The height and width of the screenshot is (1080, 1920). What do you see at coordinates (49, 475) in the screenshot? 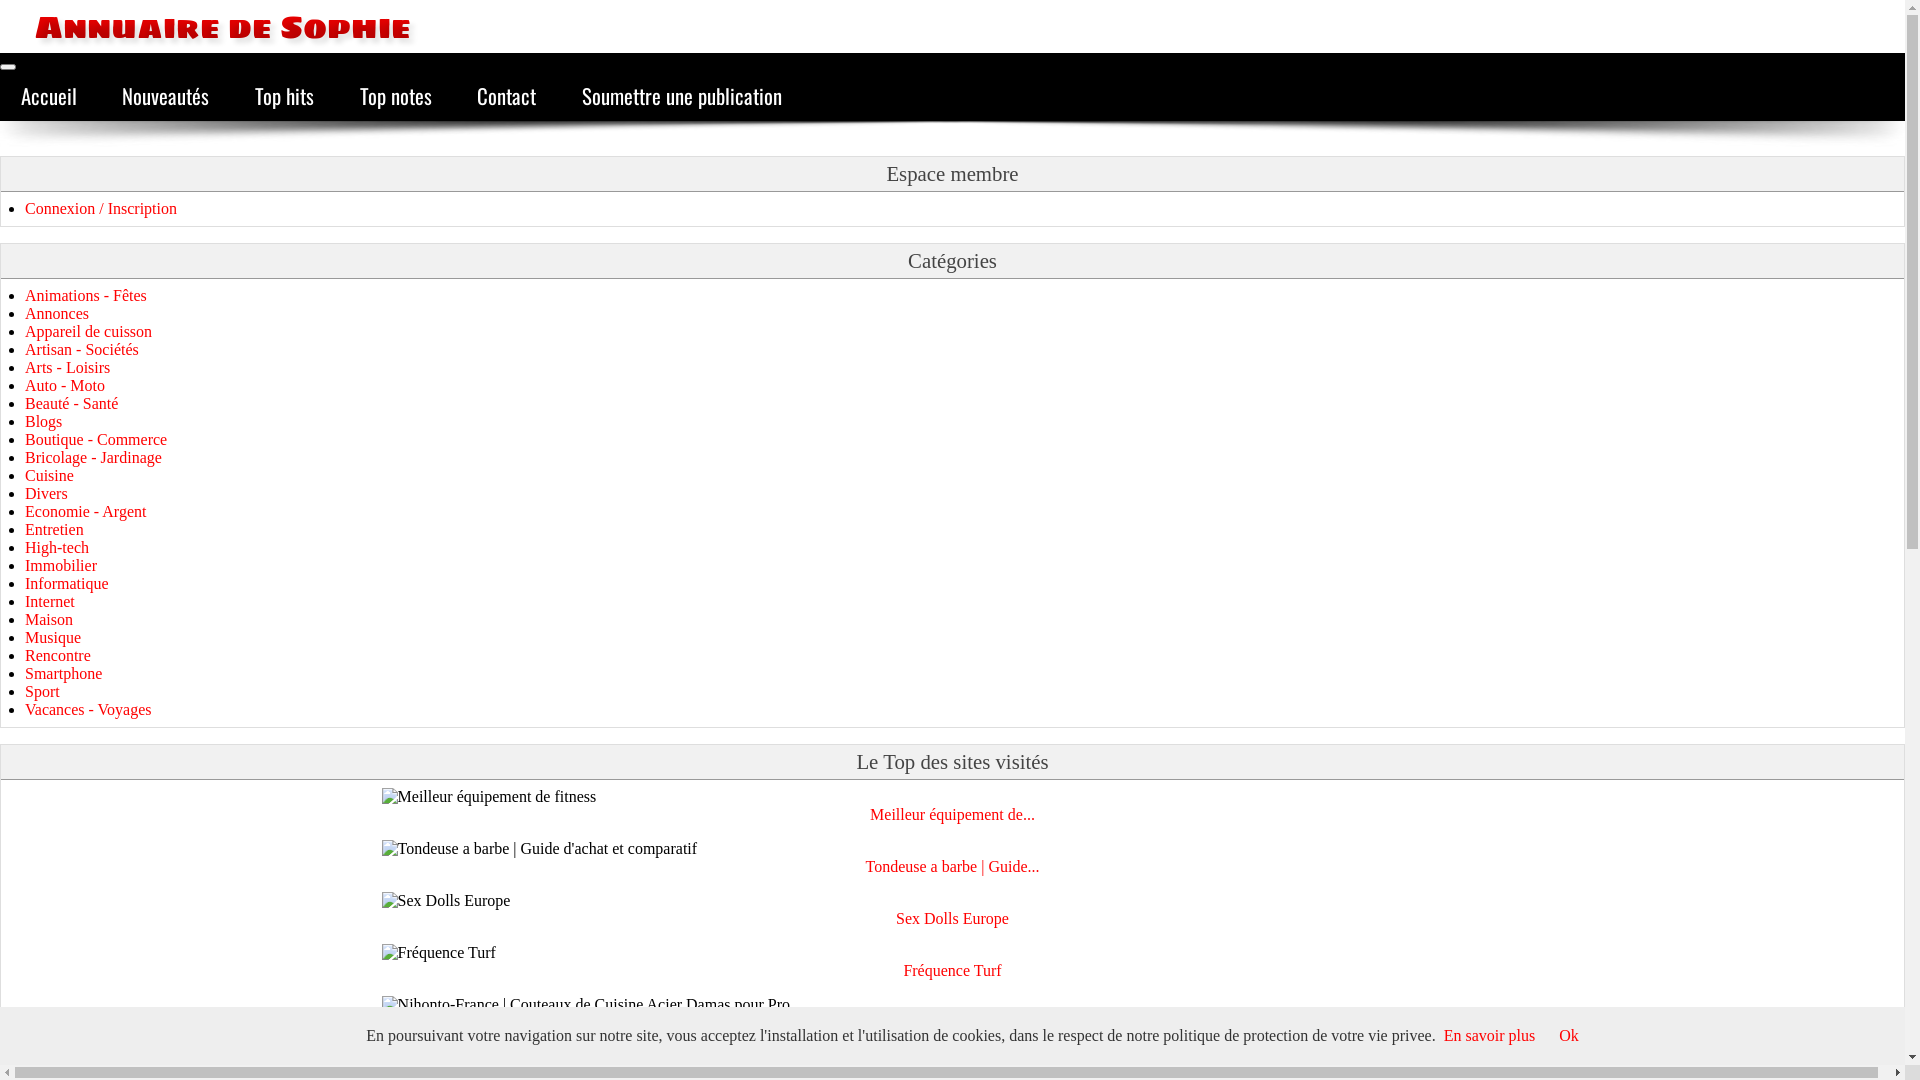
I see `'Cuisine'` at bounding box center [49, 475].